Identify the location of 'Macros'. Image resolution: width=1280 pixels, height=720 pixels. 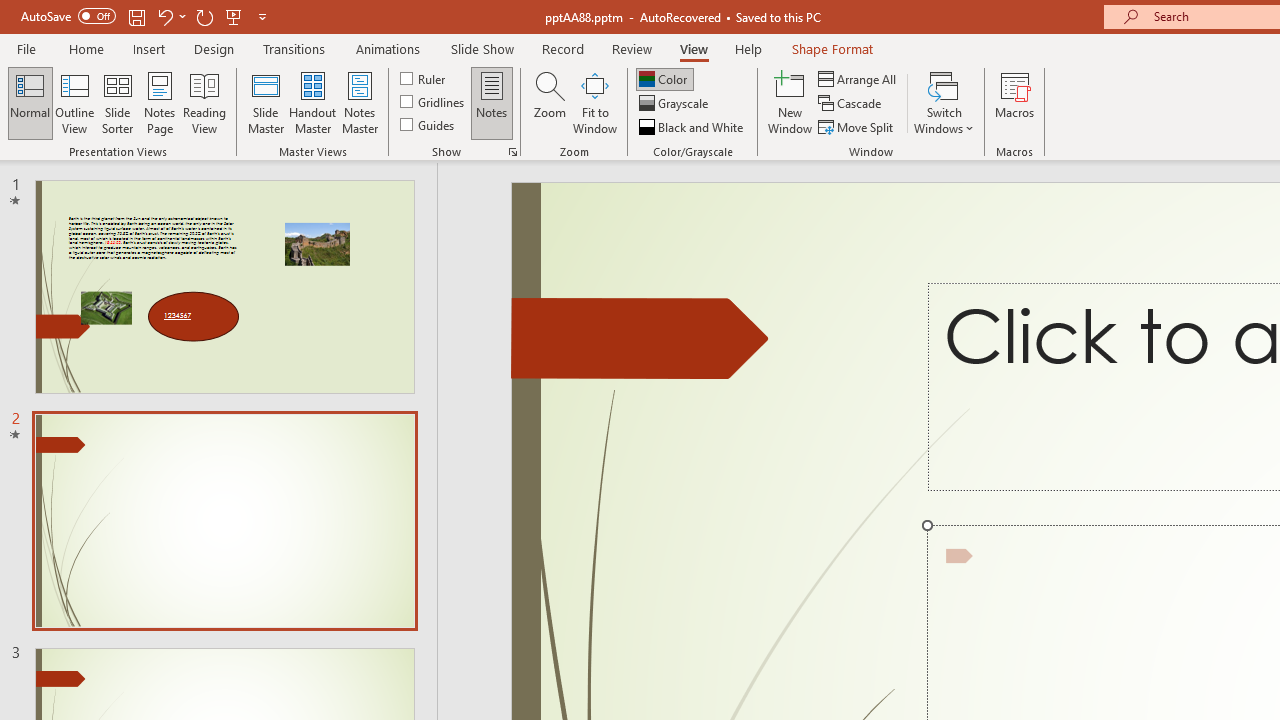
(1015, 103).